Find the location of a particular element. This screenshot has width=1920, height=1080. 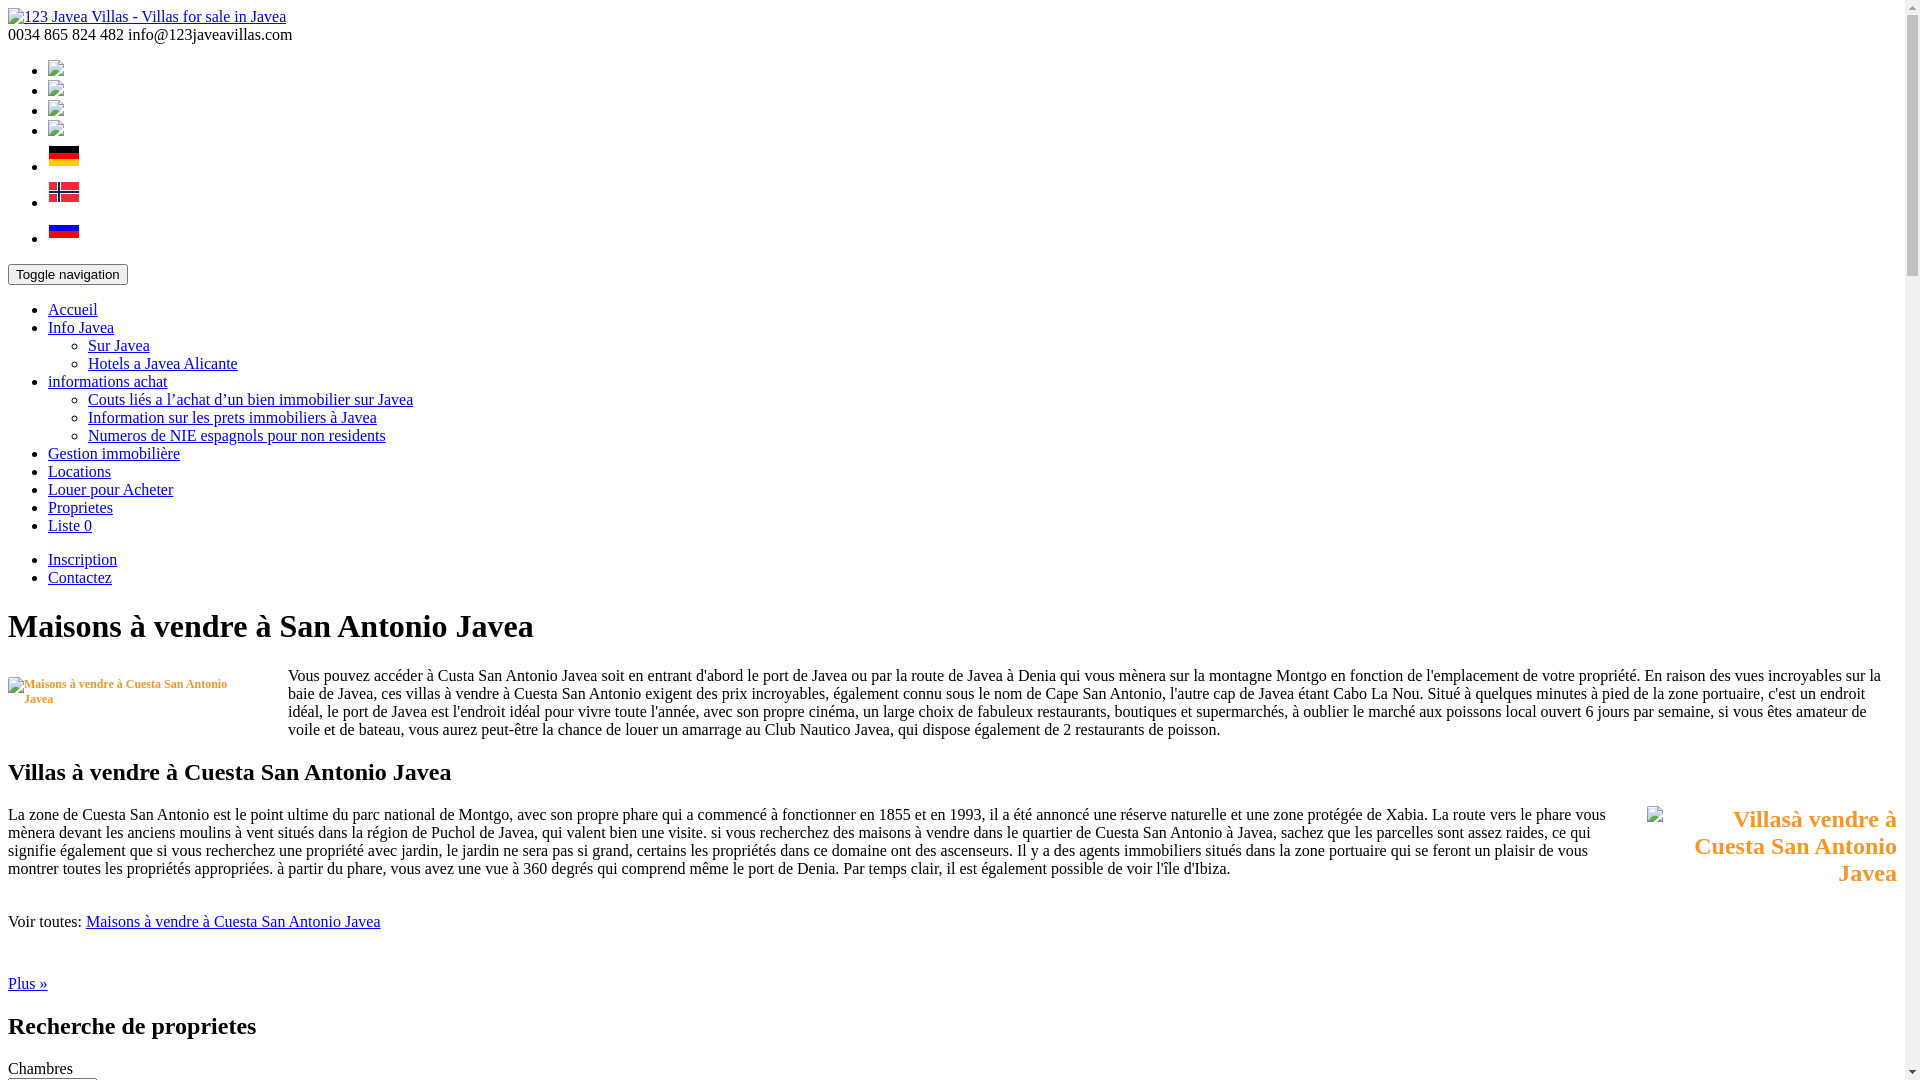

'French' is located at coordinates (48, 90).